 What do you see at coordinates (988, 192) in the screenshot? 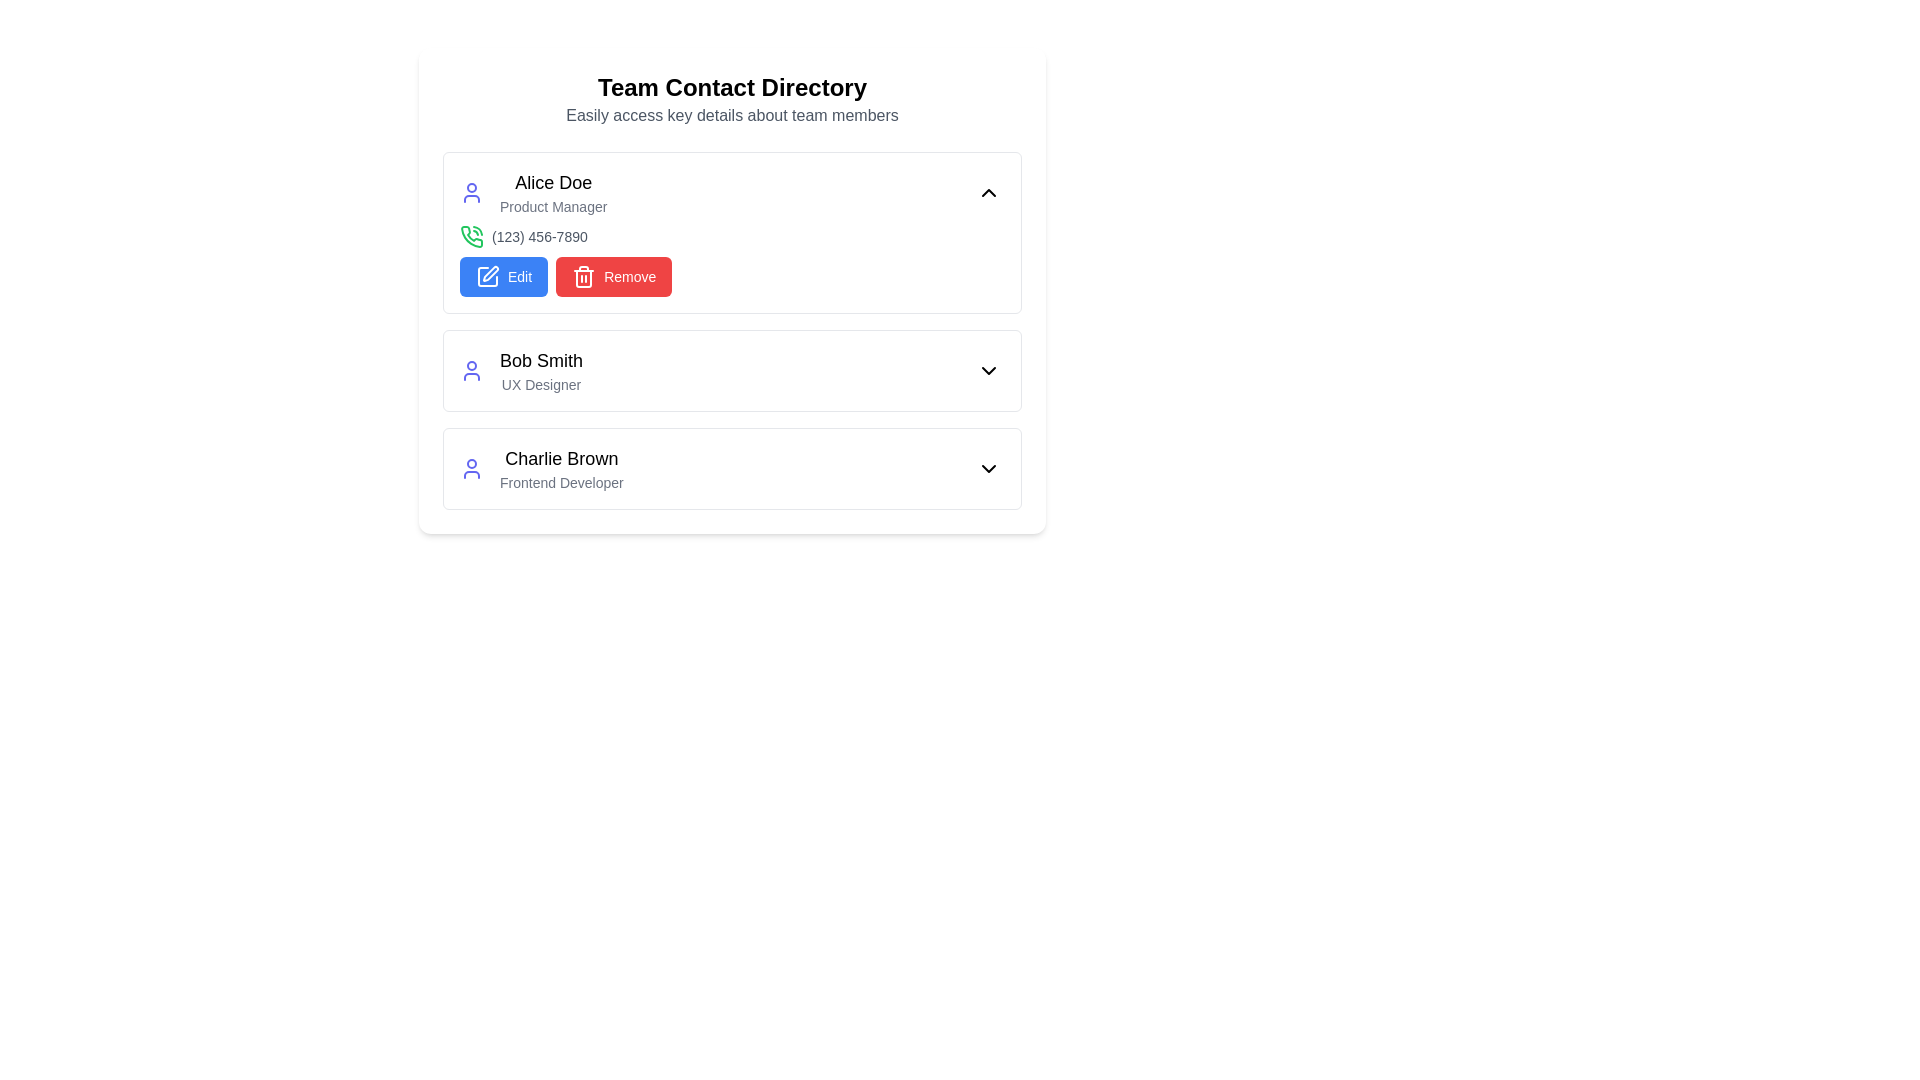
I see `the chevron-up icon located at the far right inside the card titled 'Alice Doe'` at bounding box center [988, 192].